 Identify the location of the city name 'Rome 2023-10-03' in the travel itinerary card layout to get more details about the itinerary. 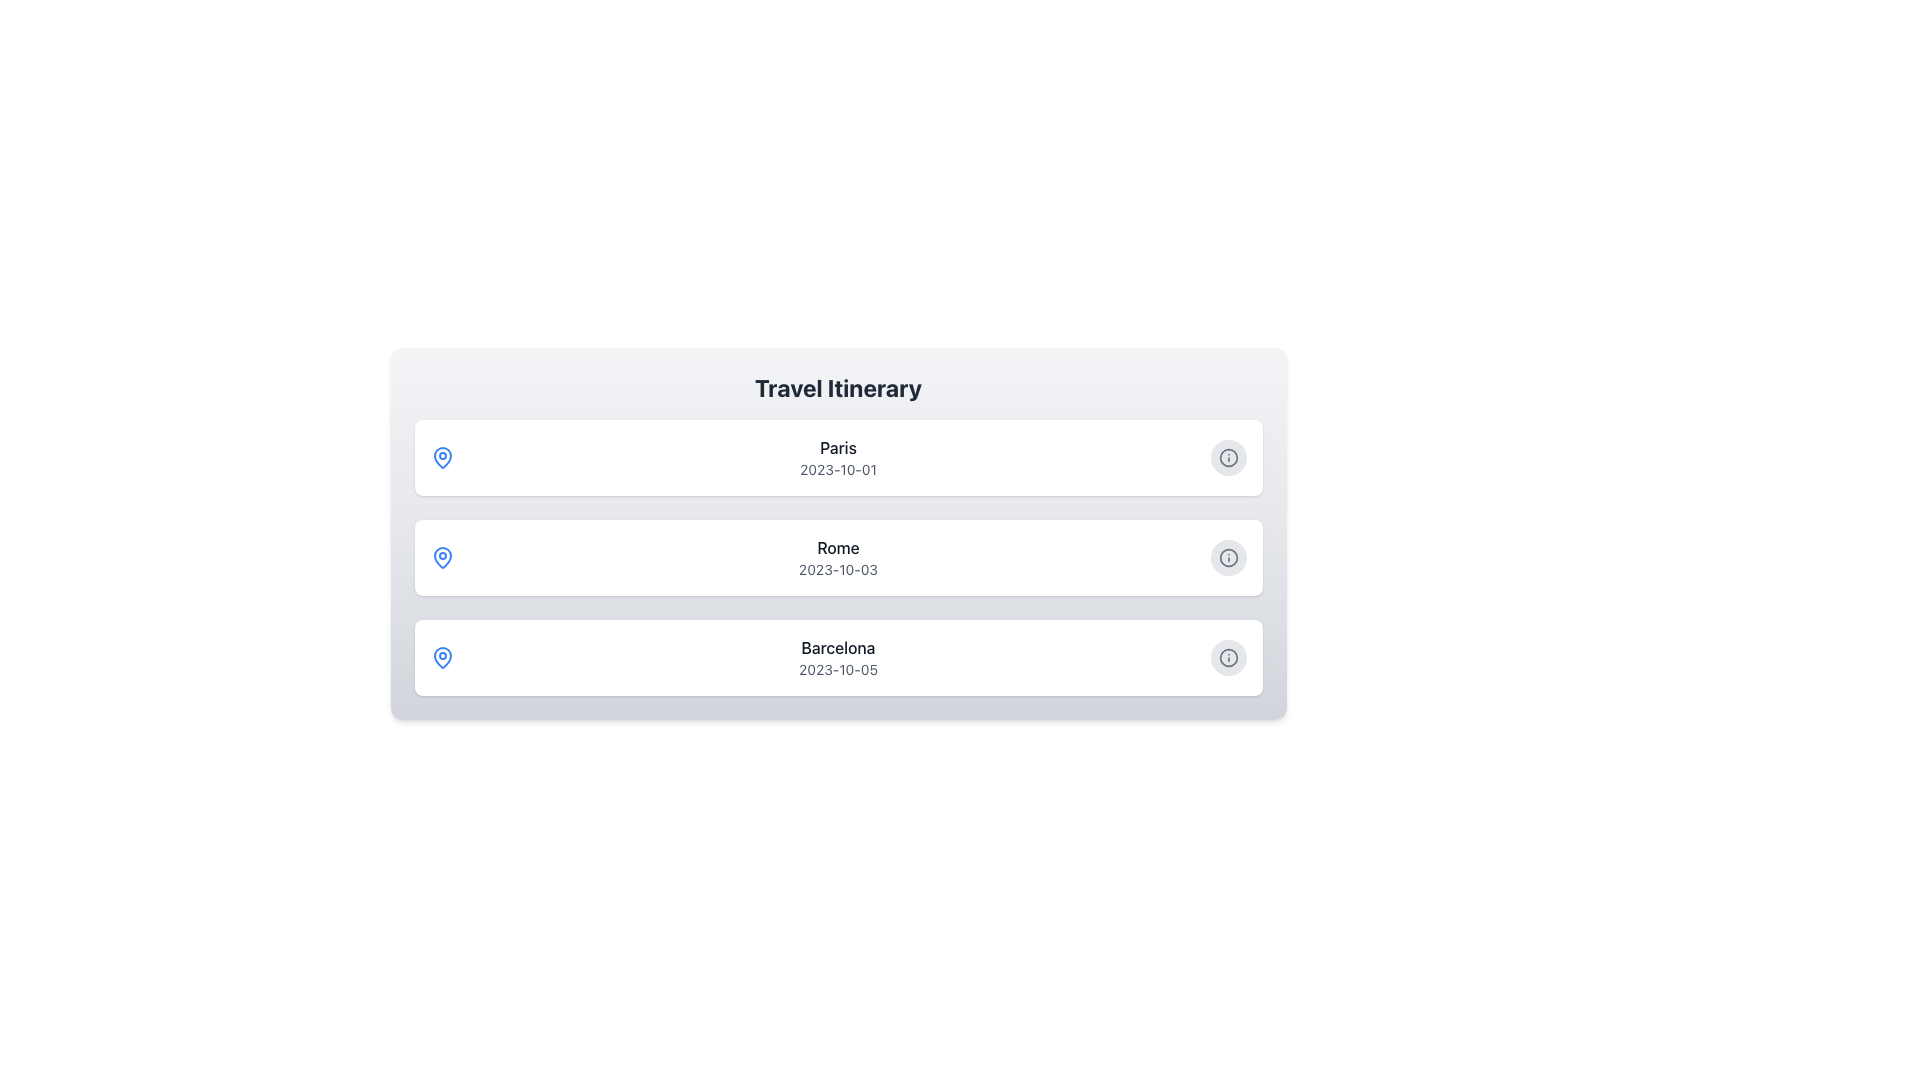
(838, 558).